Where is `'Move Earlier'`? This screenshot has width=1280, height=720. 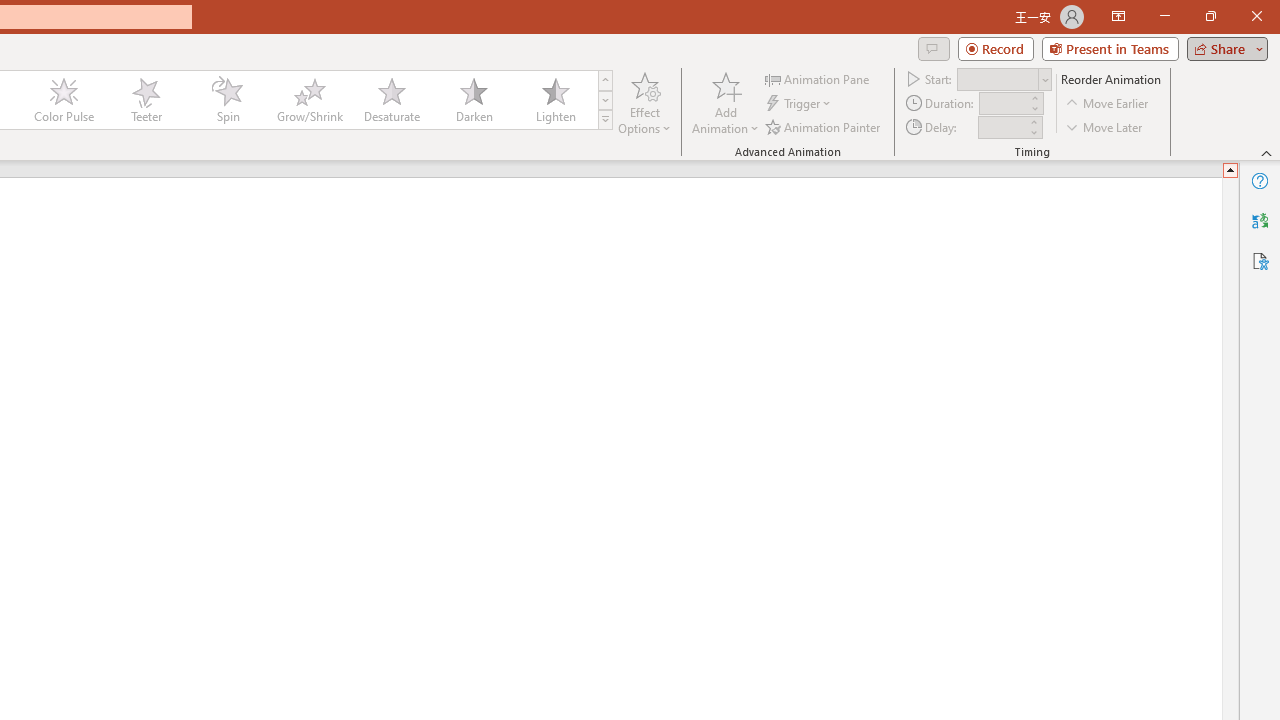
'Move Earlier' is located at coordinates (1106, 103).